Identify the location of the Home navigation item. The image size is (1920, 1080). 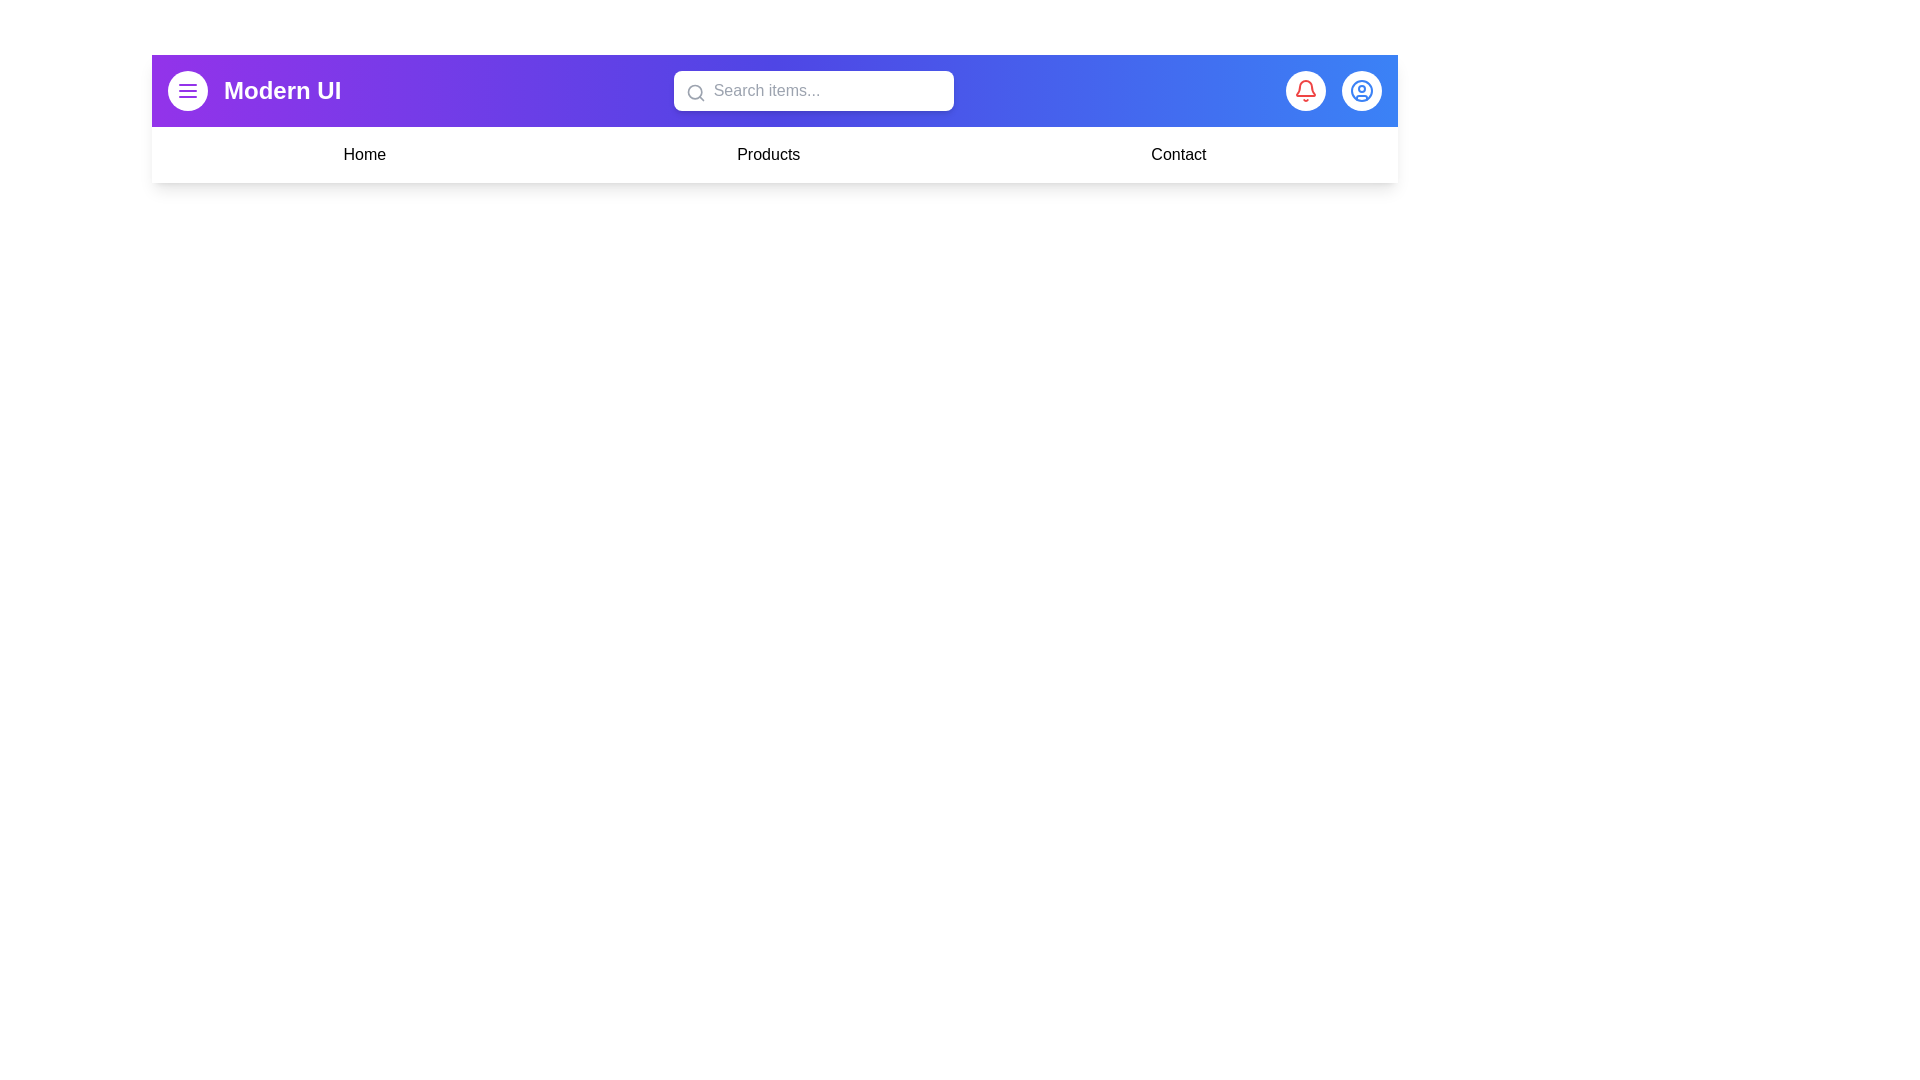
(364, 153).